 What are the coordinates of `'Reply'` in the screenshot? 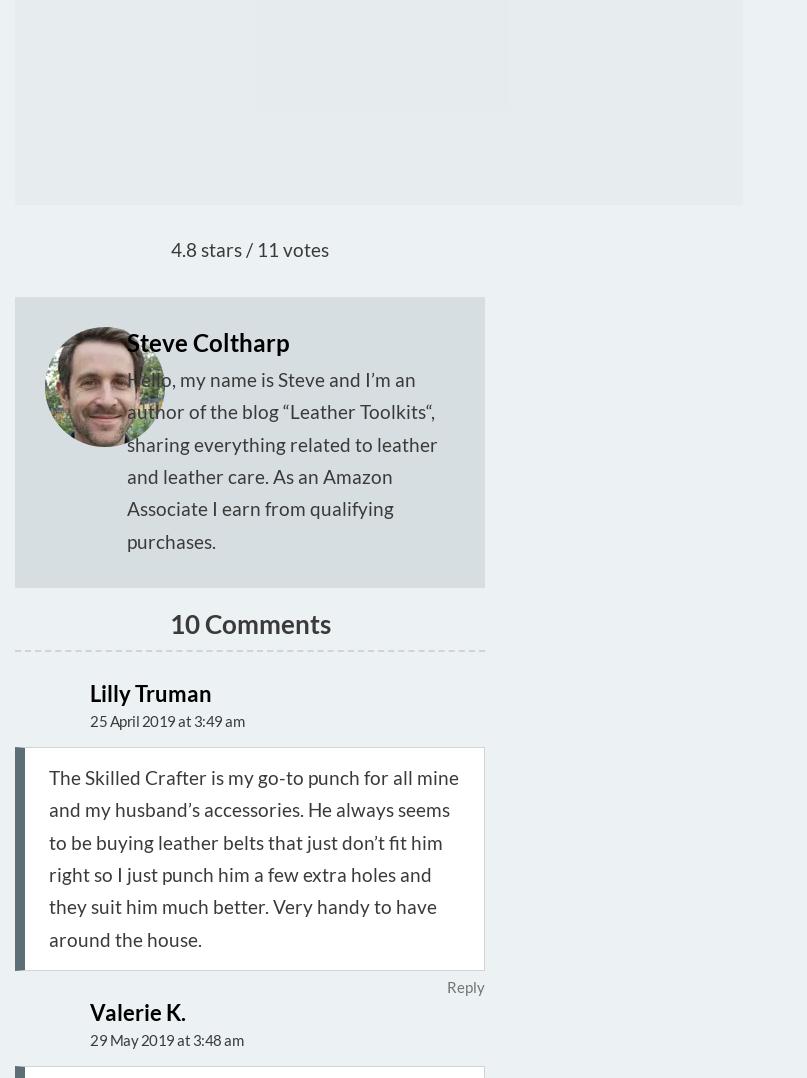 It's located at (464, 986).